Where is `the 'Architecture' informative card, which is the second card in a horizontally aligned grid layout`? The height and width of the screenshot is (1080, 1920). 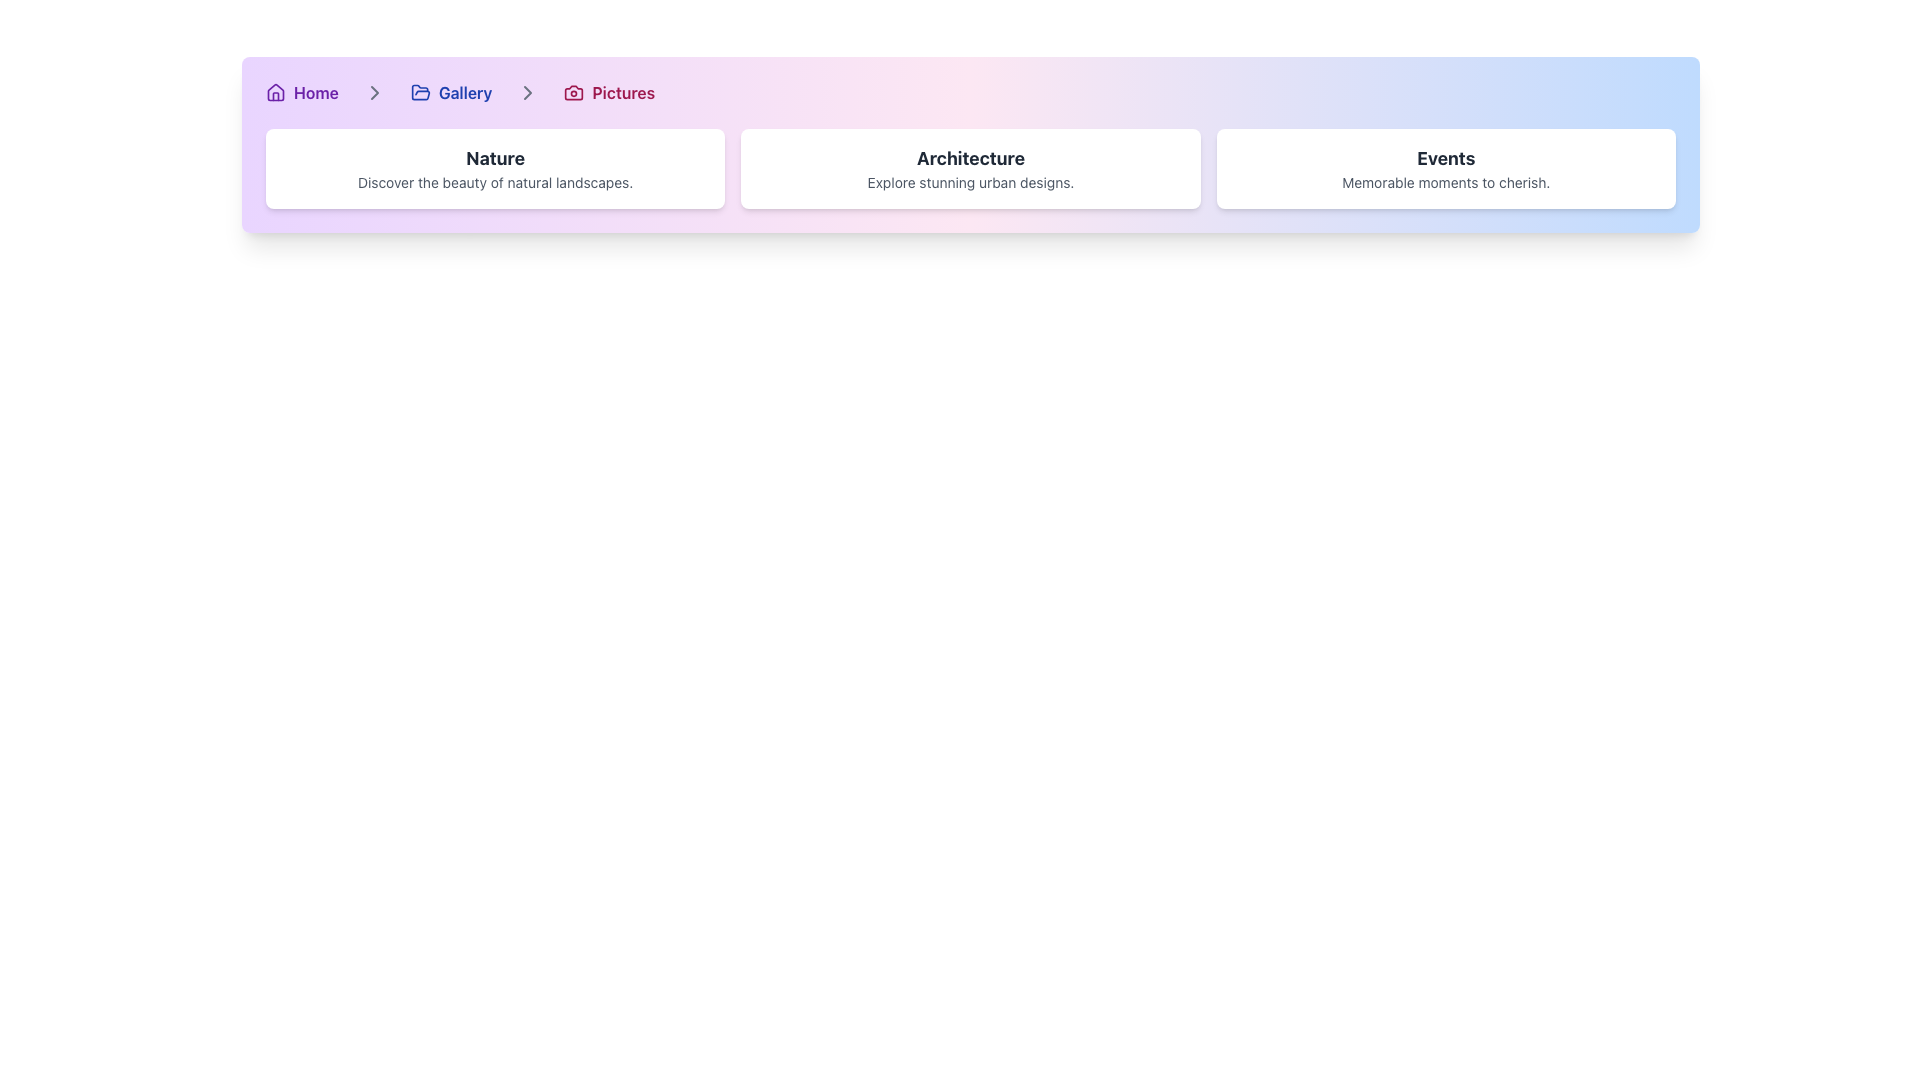
the 'Architecture' informative card, which is the second card in a horizontally aligned grid layout is located at coordinates (970, 168).